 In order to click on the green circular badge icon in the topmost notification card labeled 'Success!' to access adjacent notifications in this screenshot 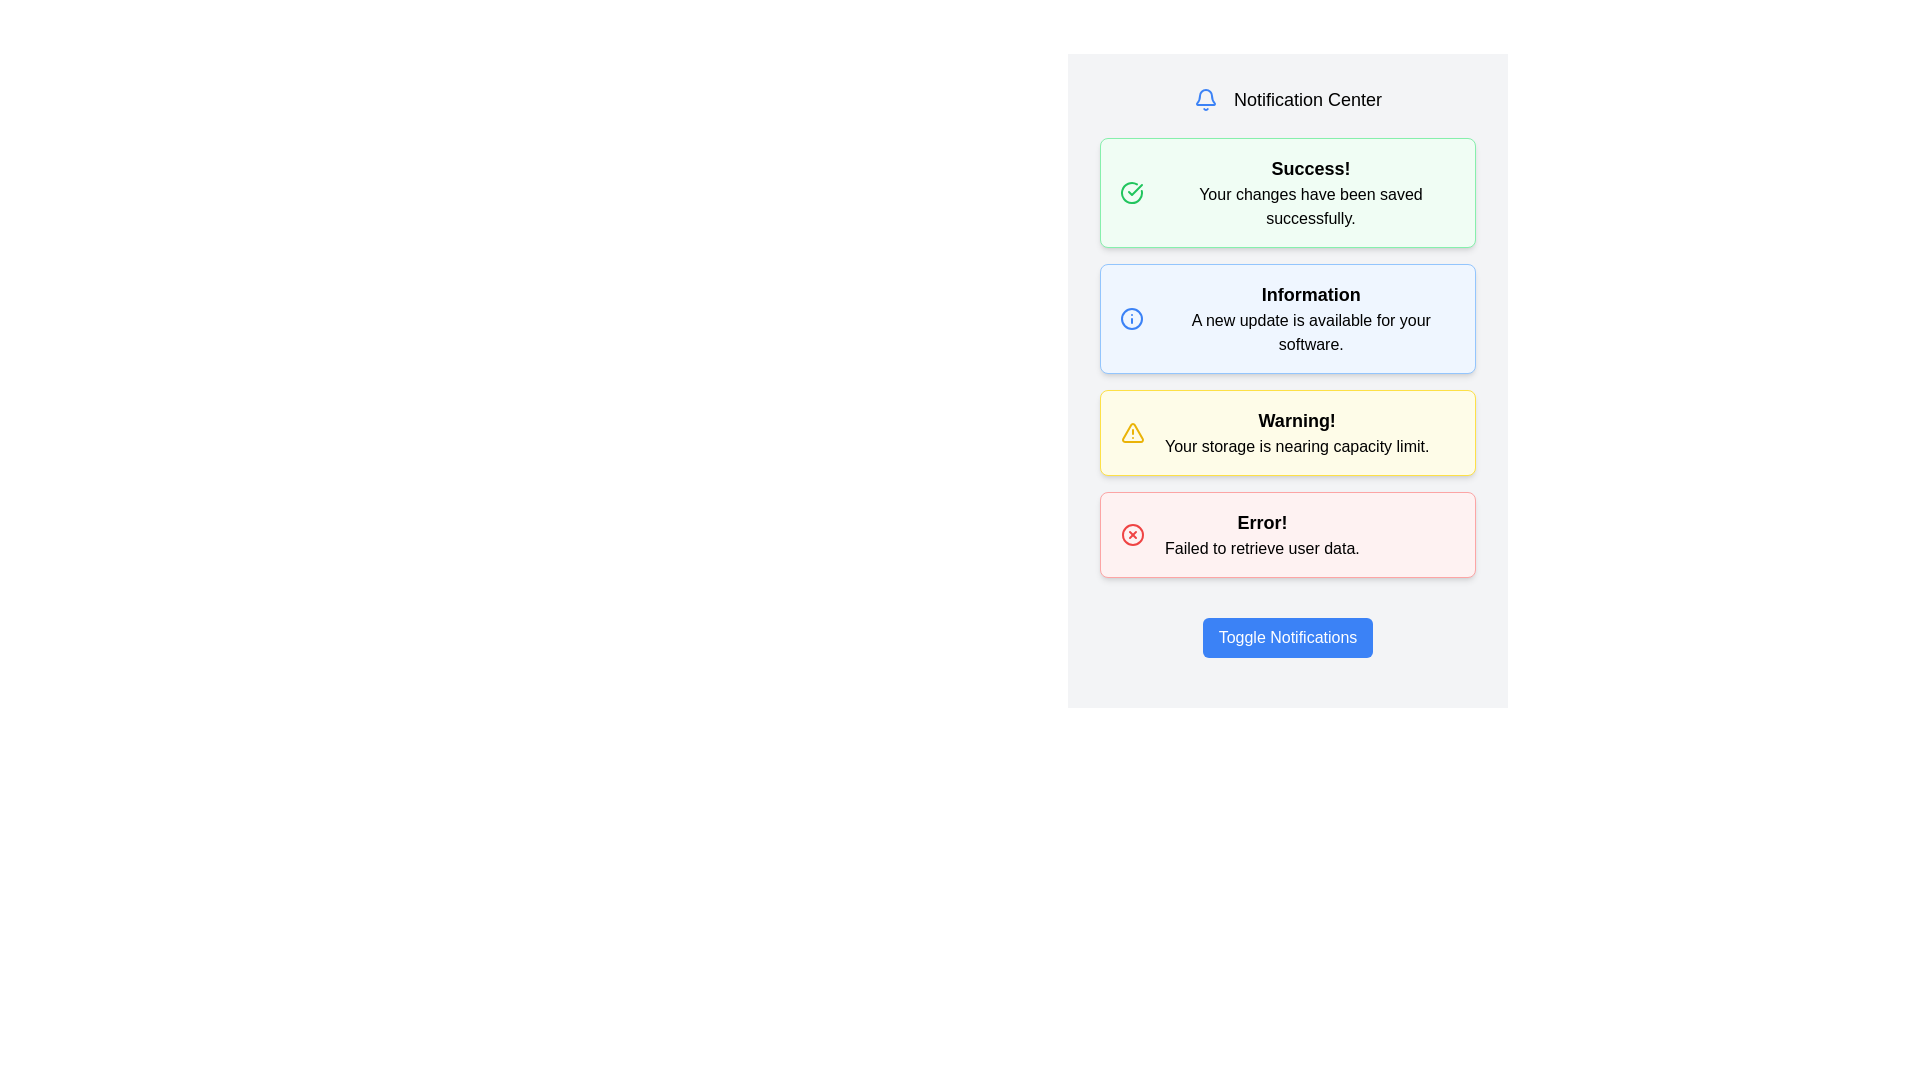, I will do `click(1134, 189)`.